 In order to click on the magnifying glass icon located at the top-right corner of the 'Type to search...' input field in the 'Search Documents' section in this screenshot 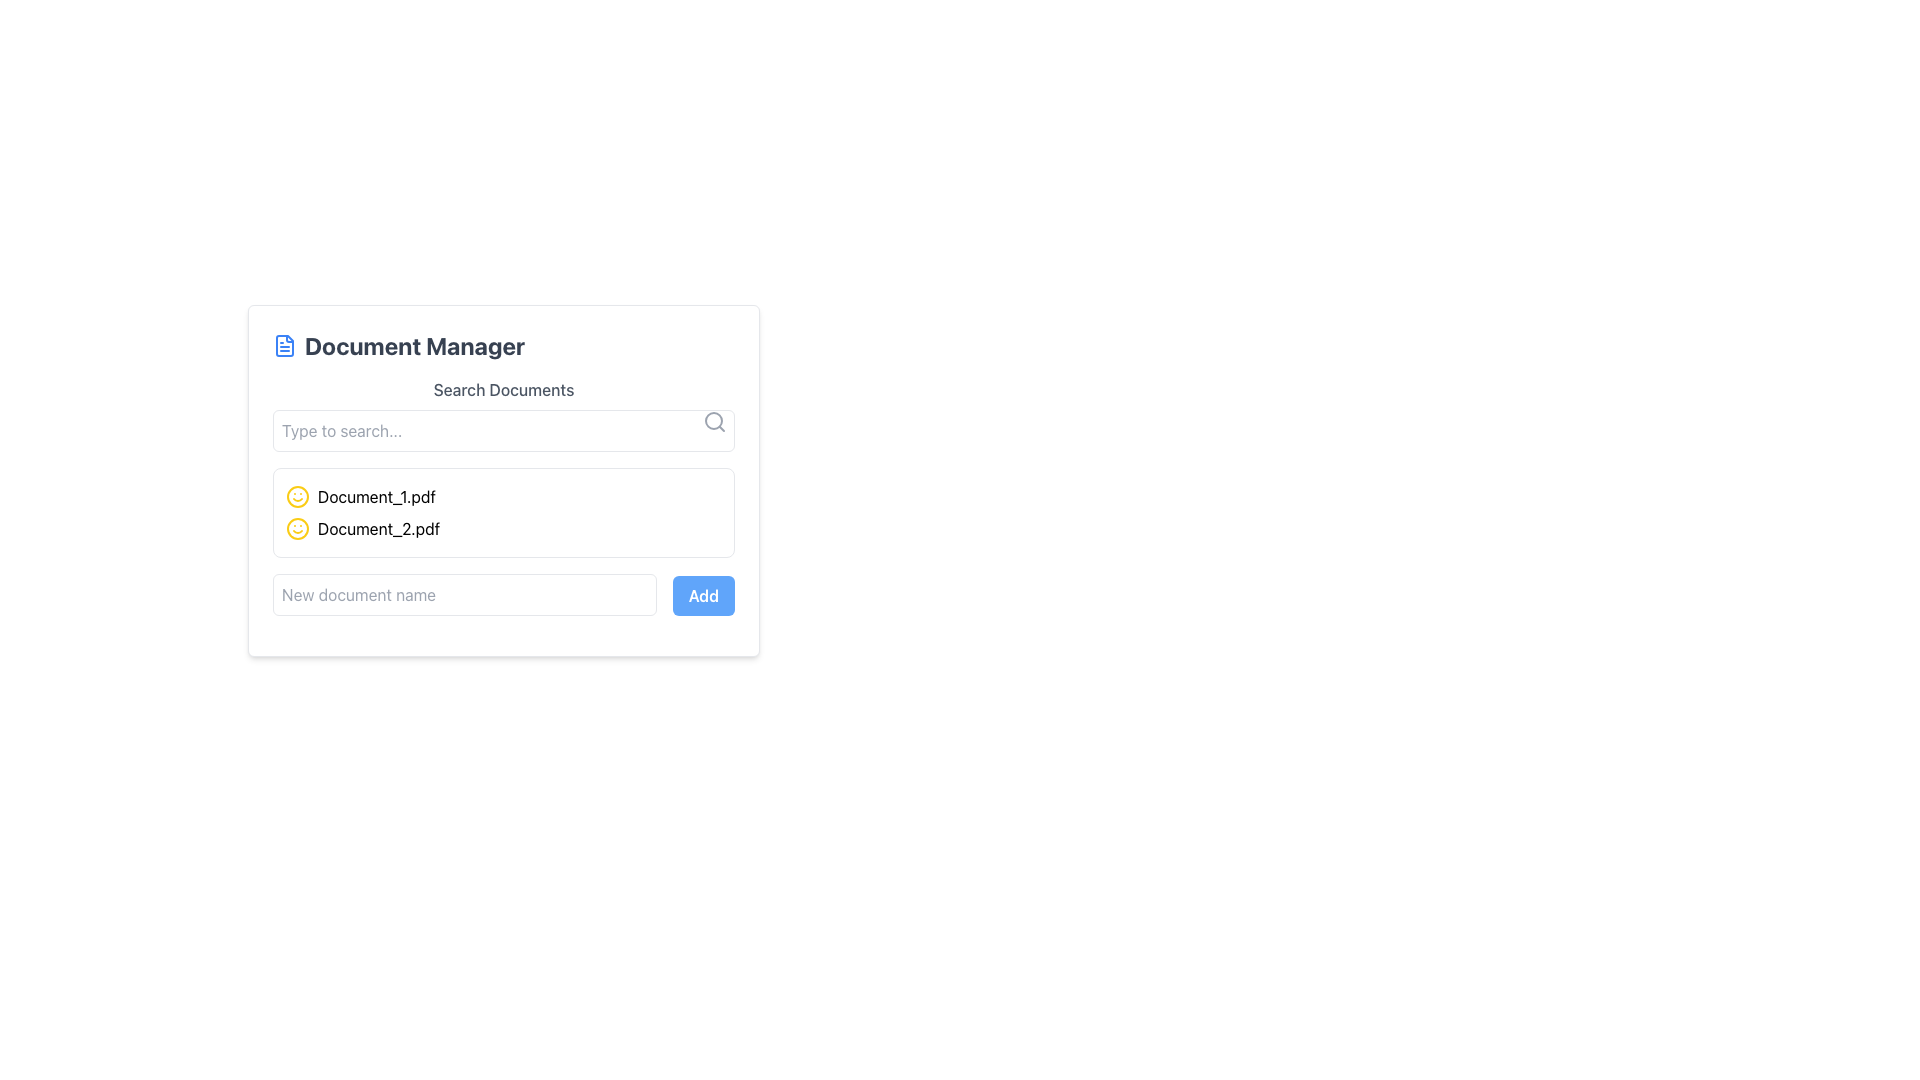, I will do `click(715, 420)`.